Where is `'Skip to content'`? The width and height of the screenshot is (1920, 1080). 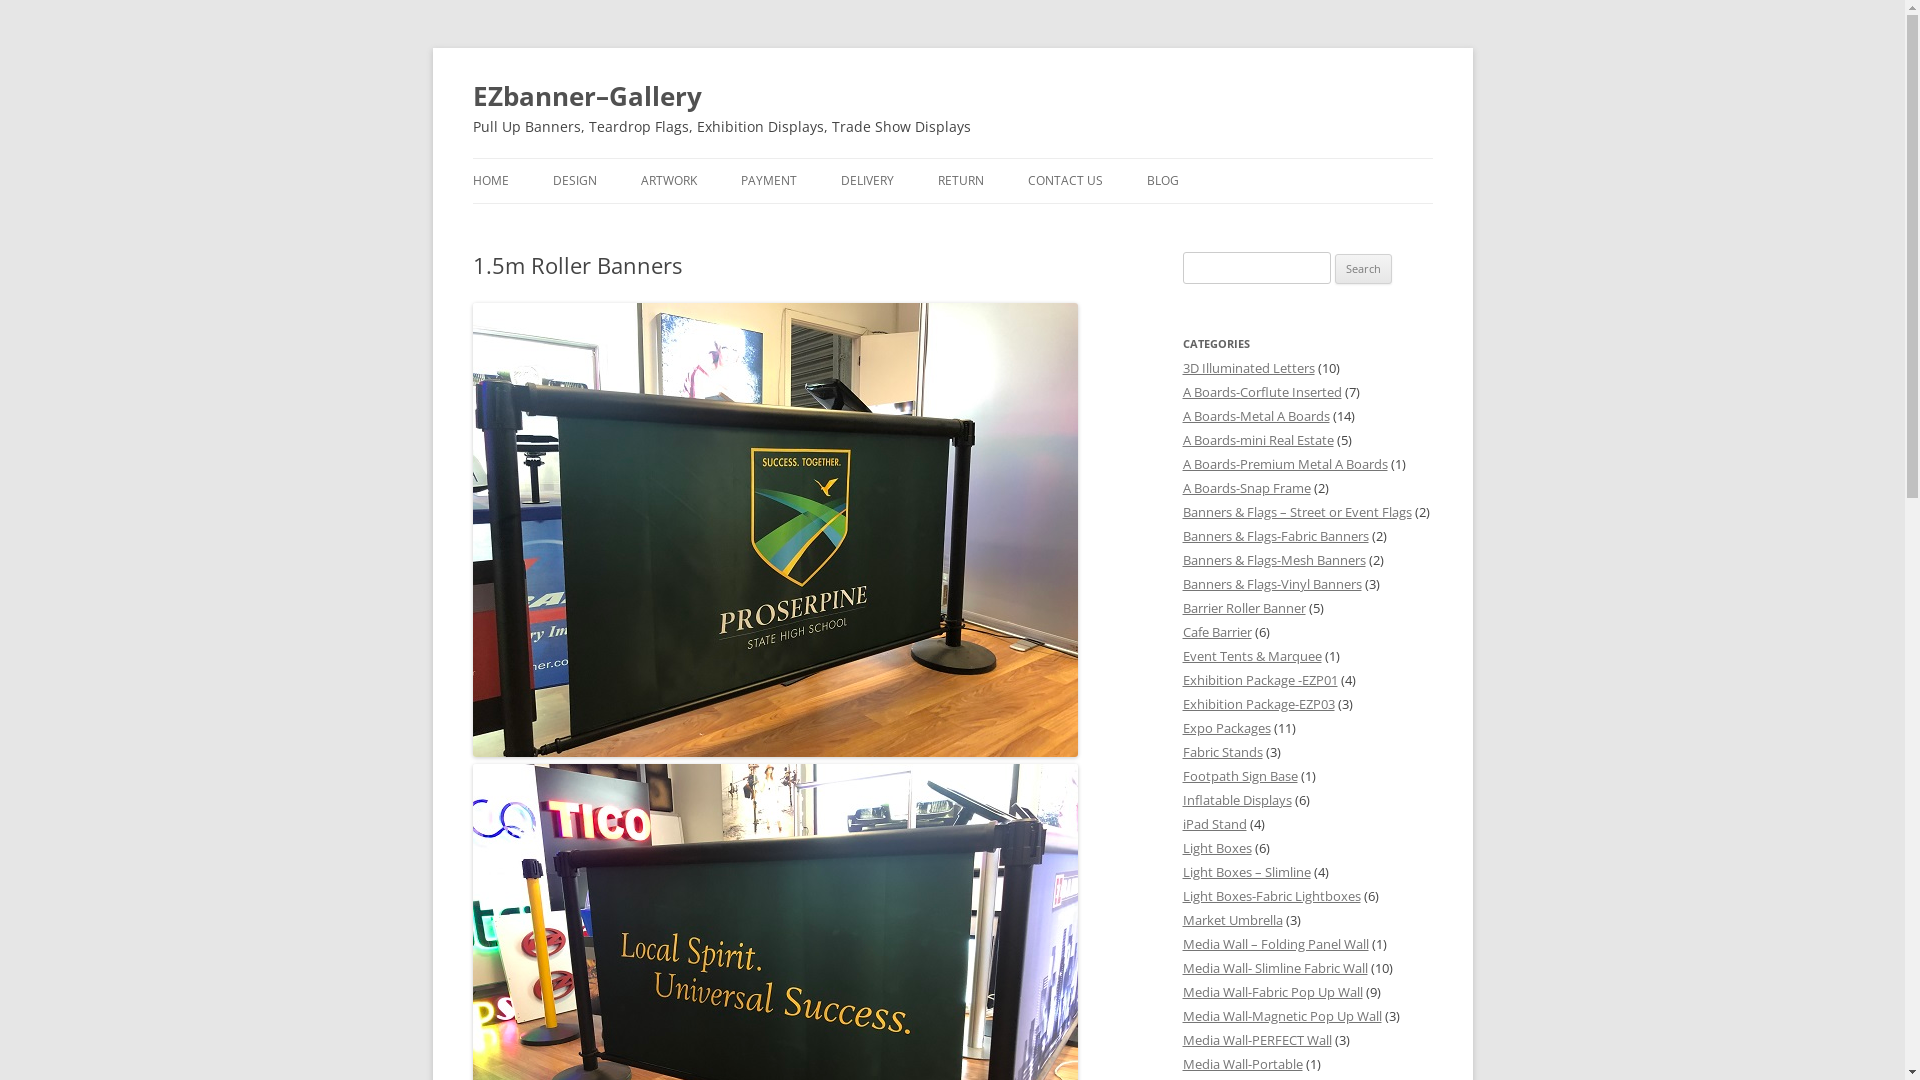
'Skip to content' is located at coordinates (1002, 164).